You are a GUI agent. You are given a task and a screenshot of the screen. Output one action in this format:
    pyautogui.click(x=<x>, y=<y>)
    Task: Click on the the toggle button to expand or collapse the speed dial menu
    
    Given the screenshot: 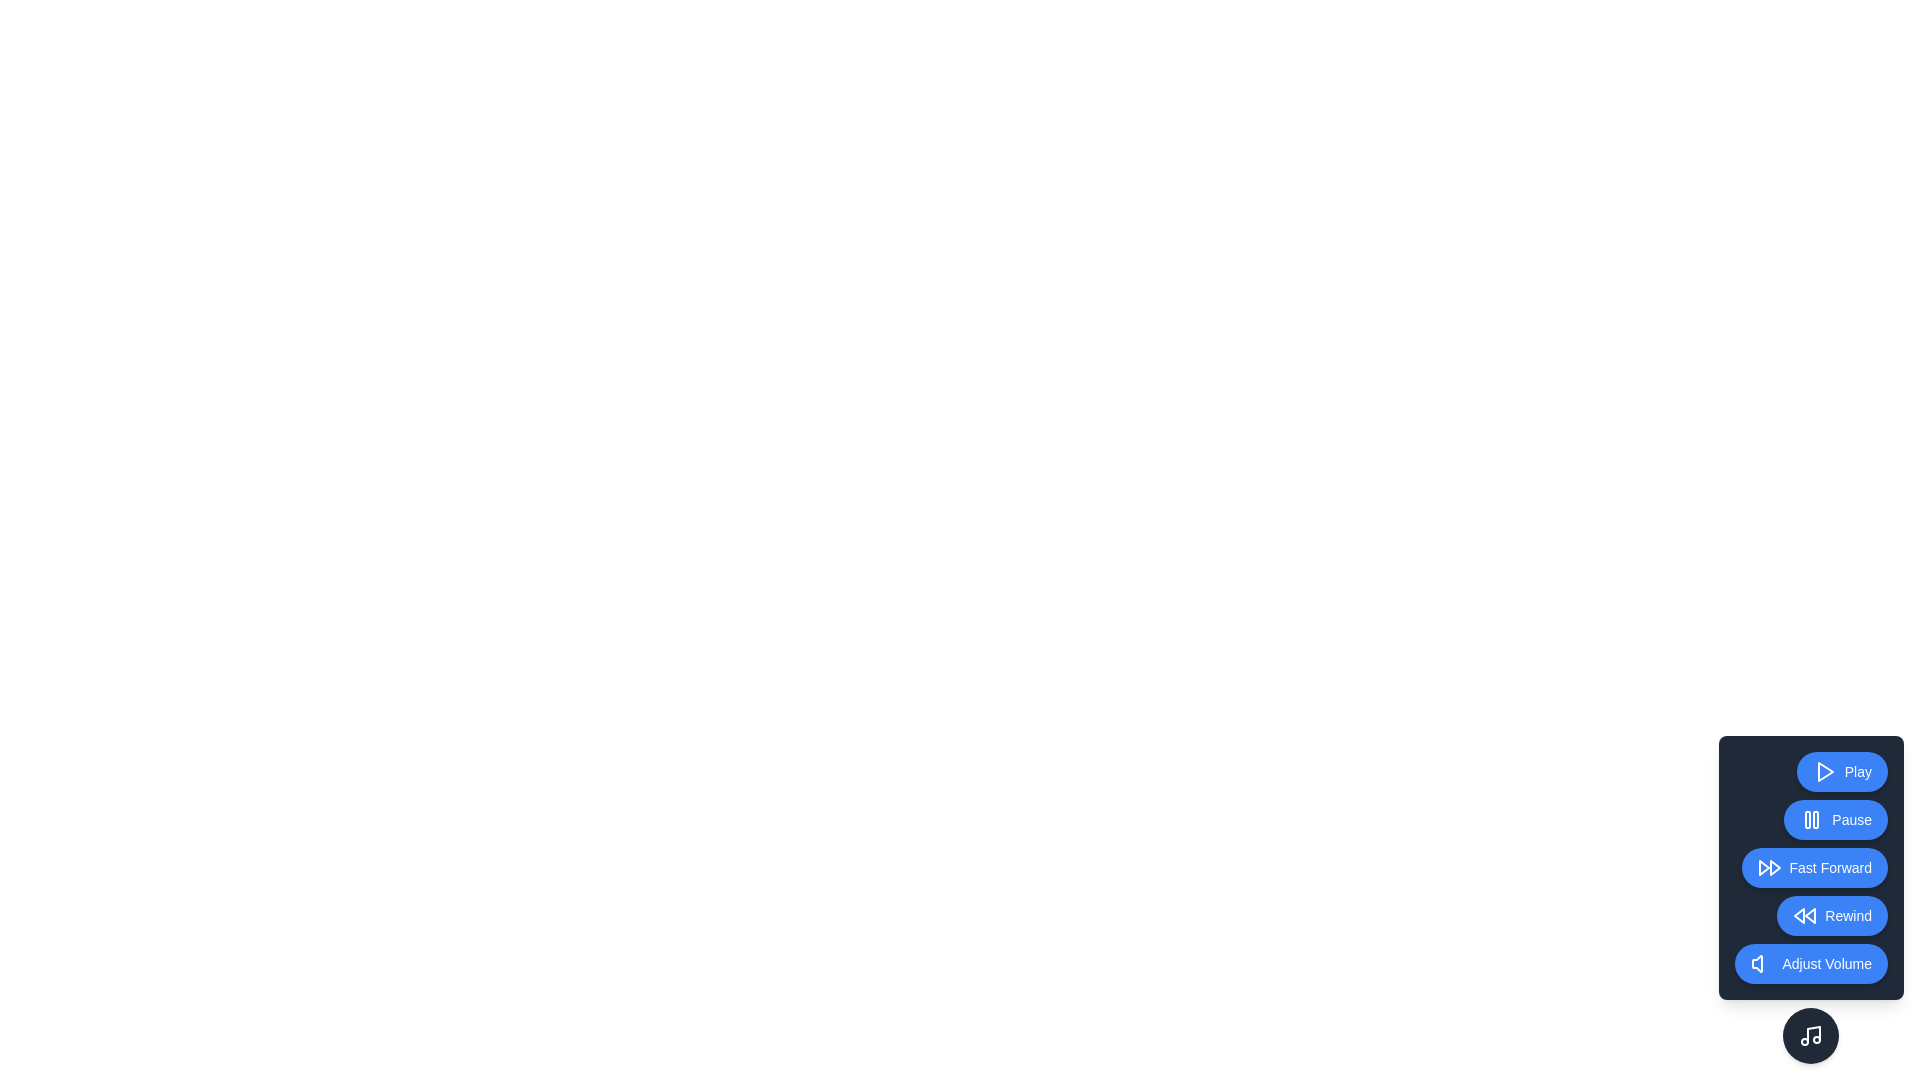 What is the action you would take?
    pyautogui.click(x=1811, y=1035)
    